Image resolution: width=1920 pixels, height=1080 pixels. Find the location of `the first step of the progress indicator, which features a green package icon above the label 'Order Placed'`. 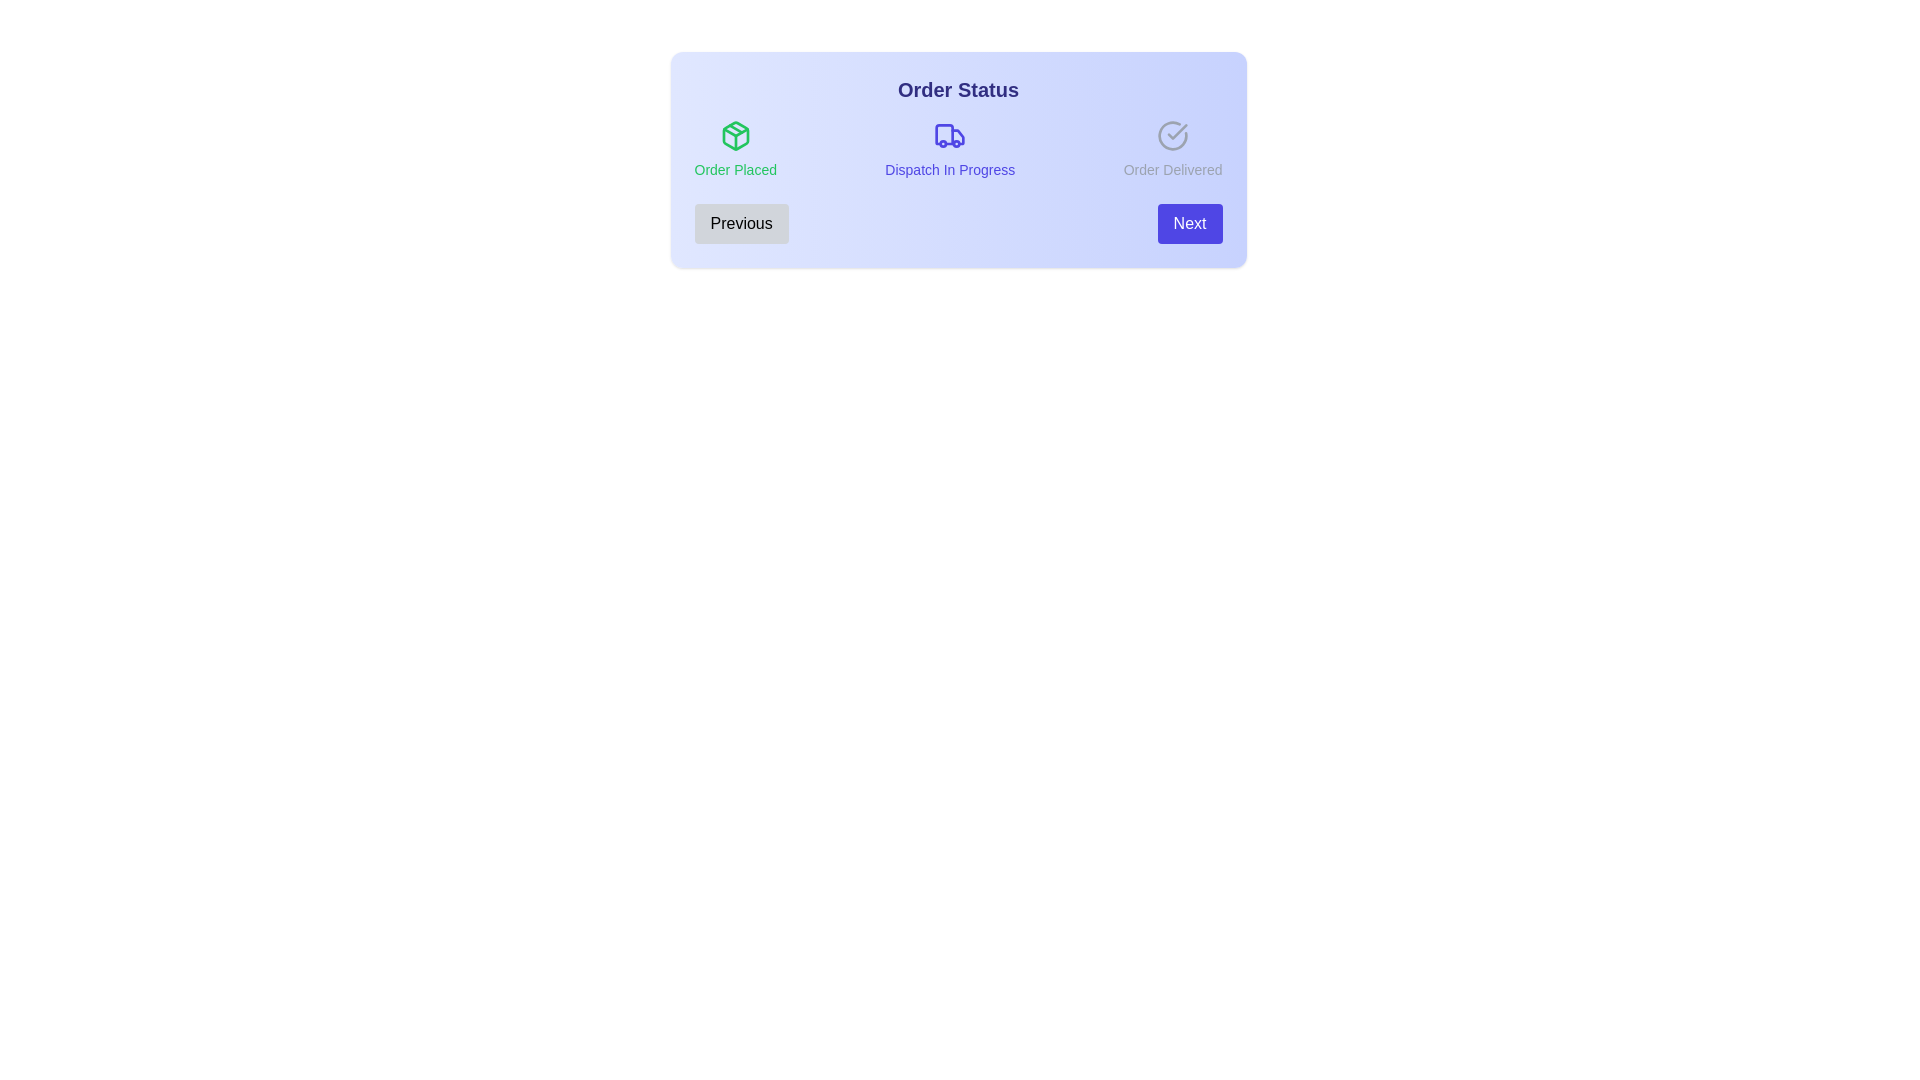

the first step of the progress indicator, which features a green package icon above the label 'Order Placed' is located at coordinates (734, 149).